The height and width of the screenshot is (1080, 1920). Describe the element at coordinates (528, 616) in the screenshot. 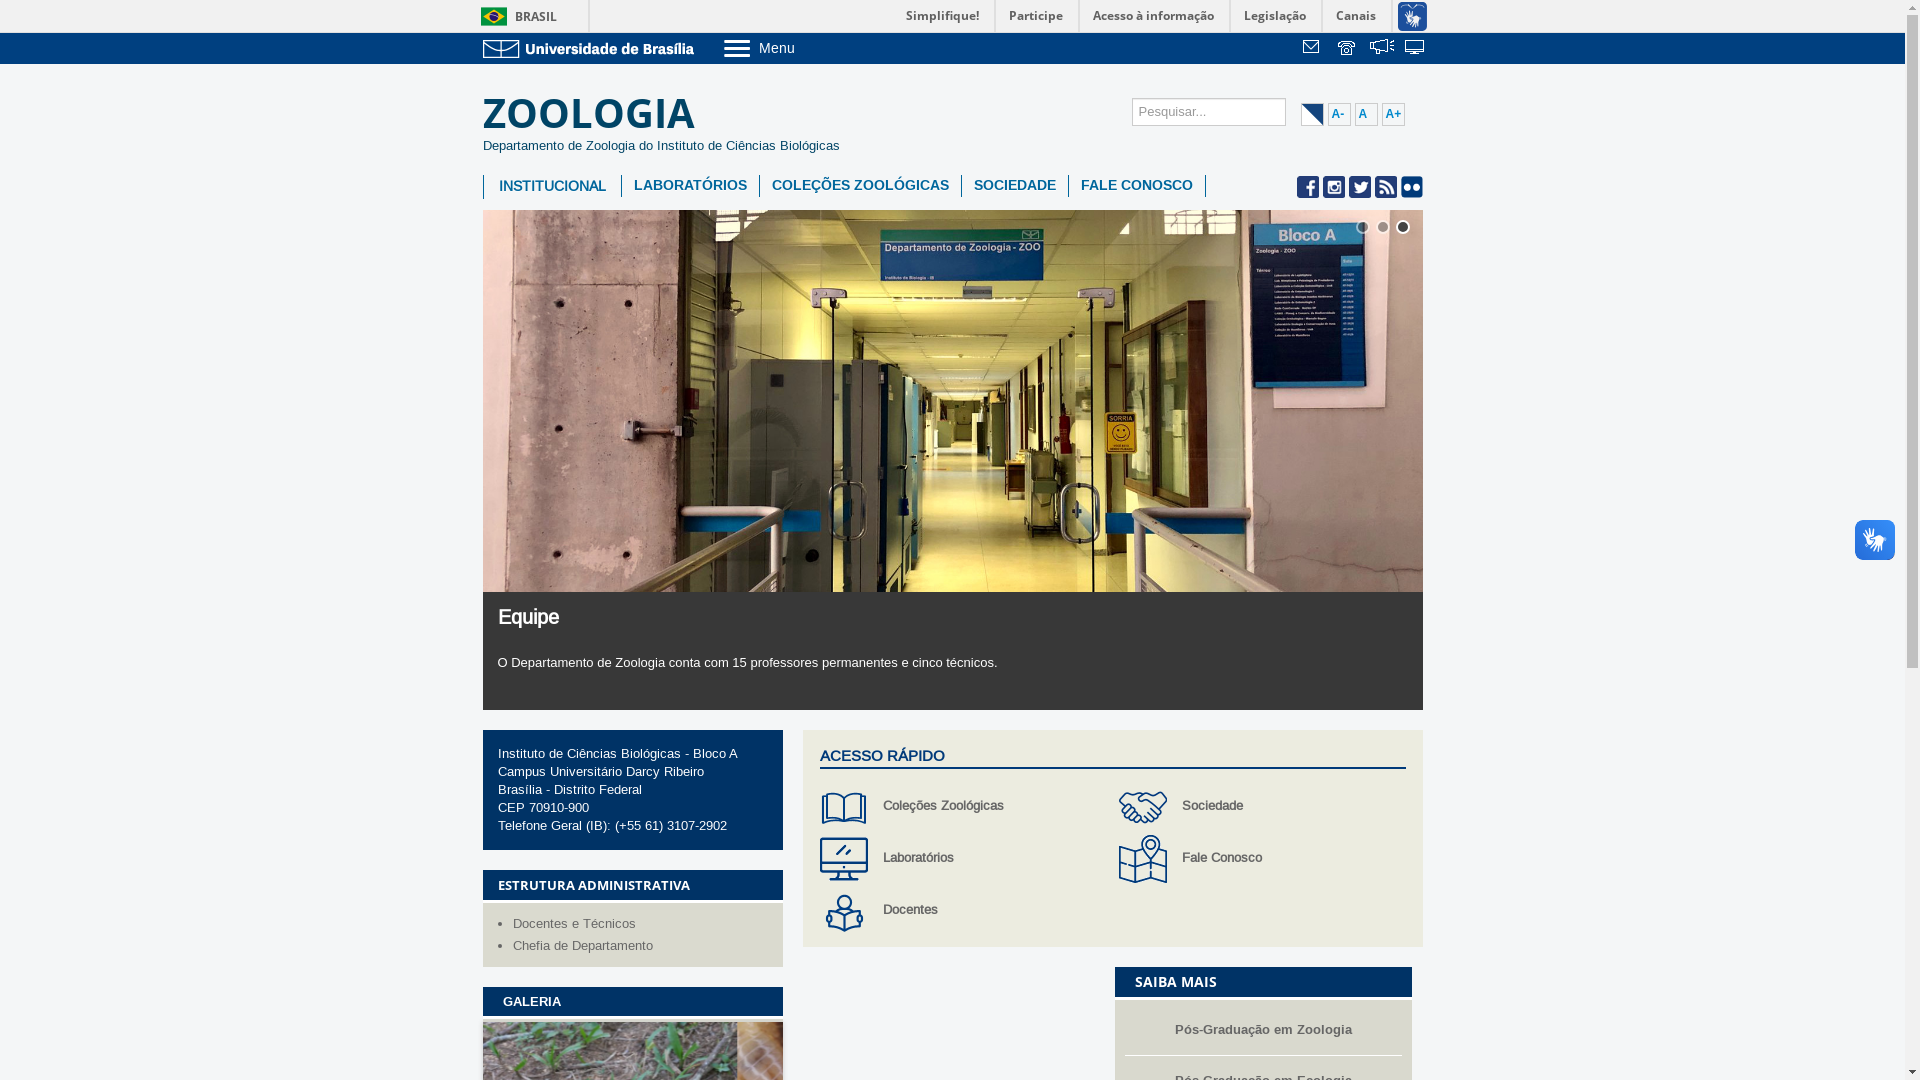

I see `'Equipe'` at that location.